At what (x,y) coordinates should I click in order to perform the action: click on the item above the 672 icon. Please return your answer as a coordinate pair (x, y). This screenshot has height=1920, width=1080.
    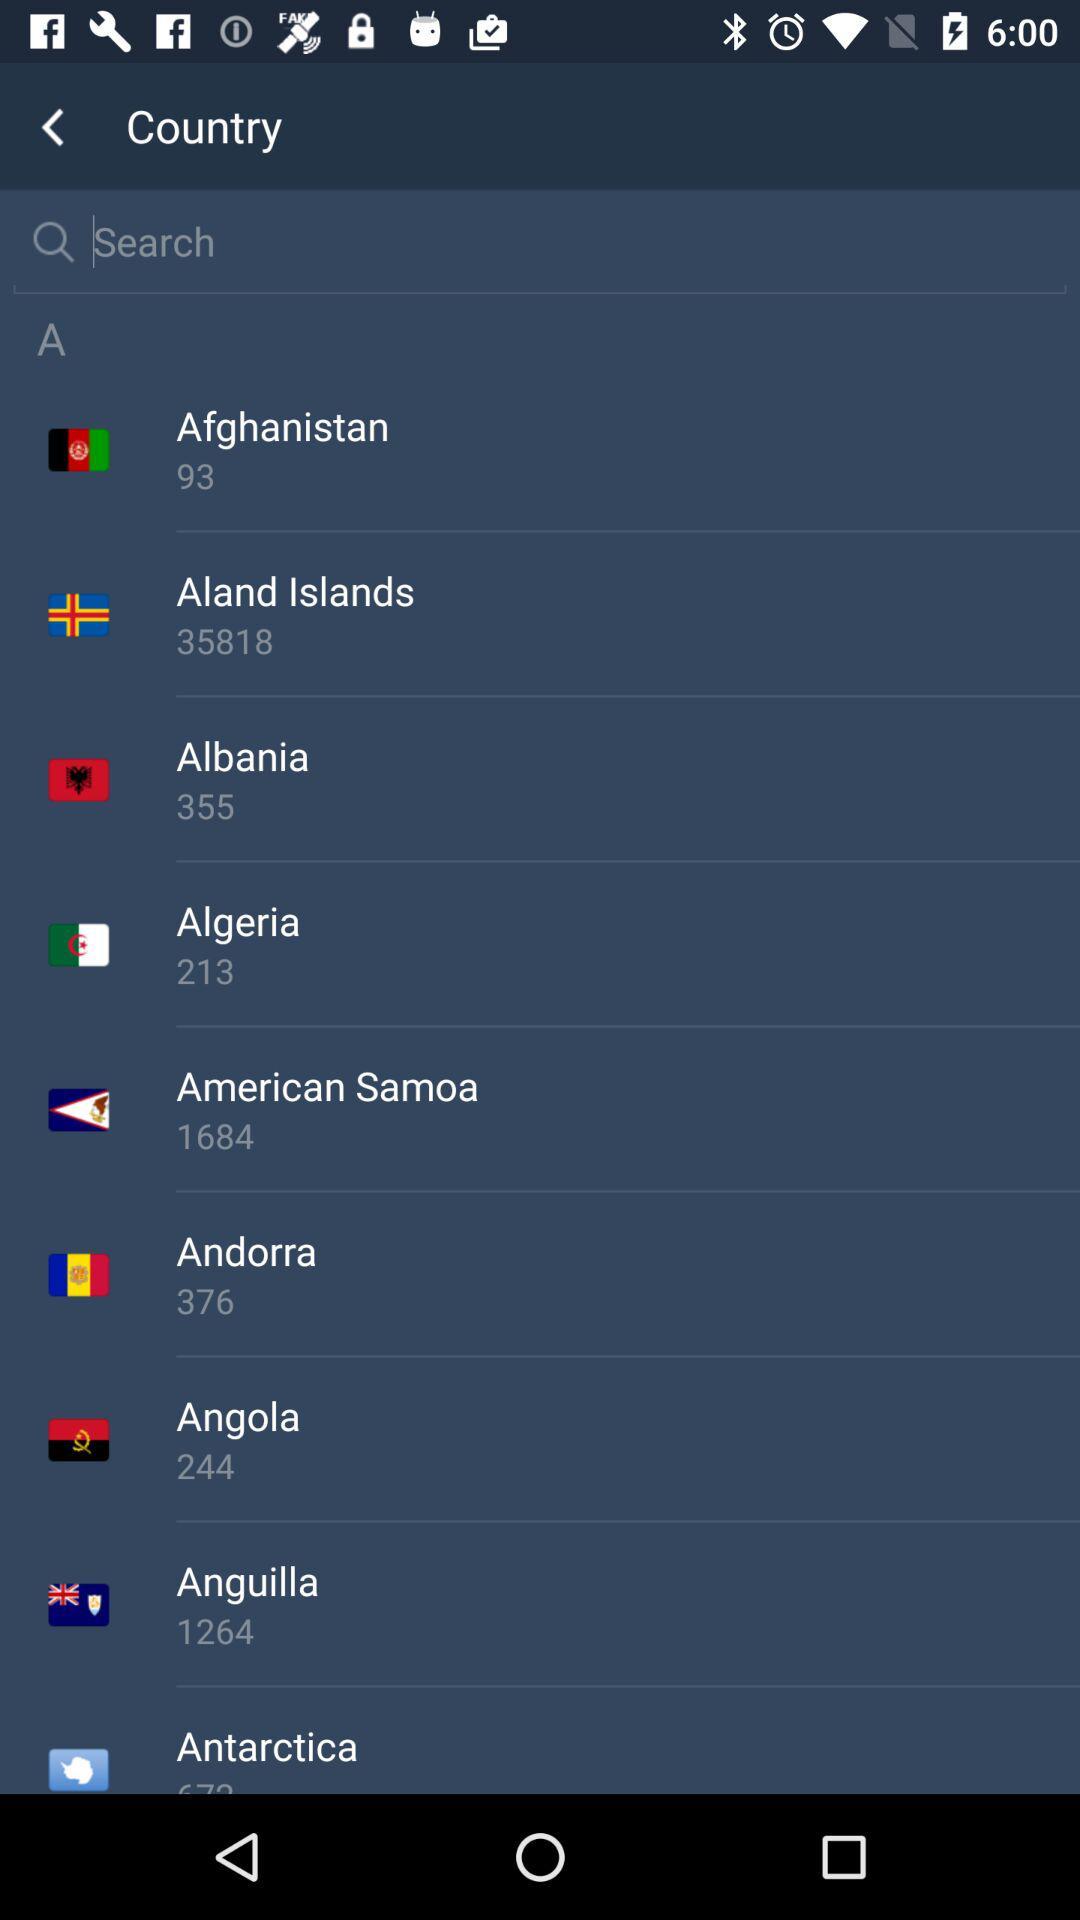
    Looking at the image, I should click on (627, 1744).